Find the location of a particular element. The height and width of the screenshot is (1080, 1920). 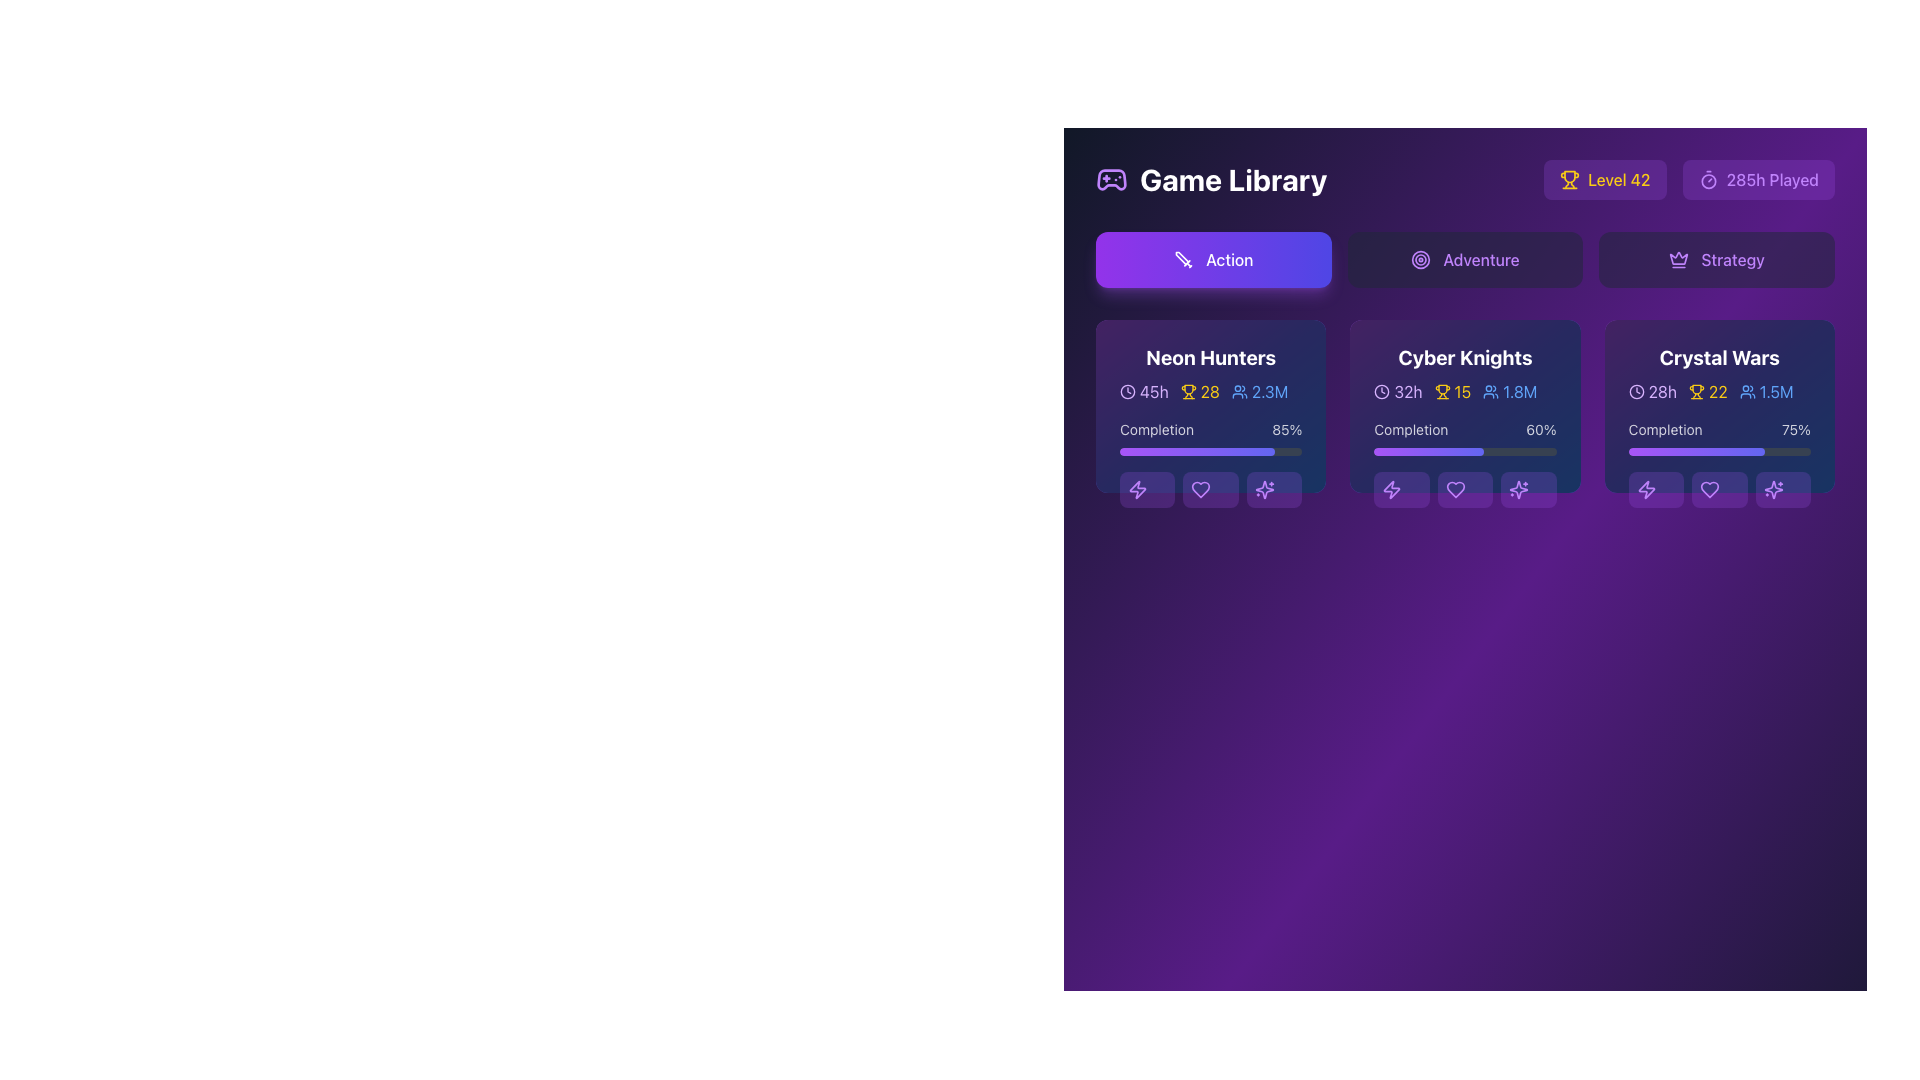

the Text label that specifies a duration related to the game 'Neon Hunters', which is aligned horizontally with an icon in the first column of the game card is located at coordinates (1154, 392).